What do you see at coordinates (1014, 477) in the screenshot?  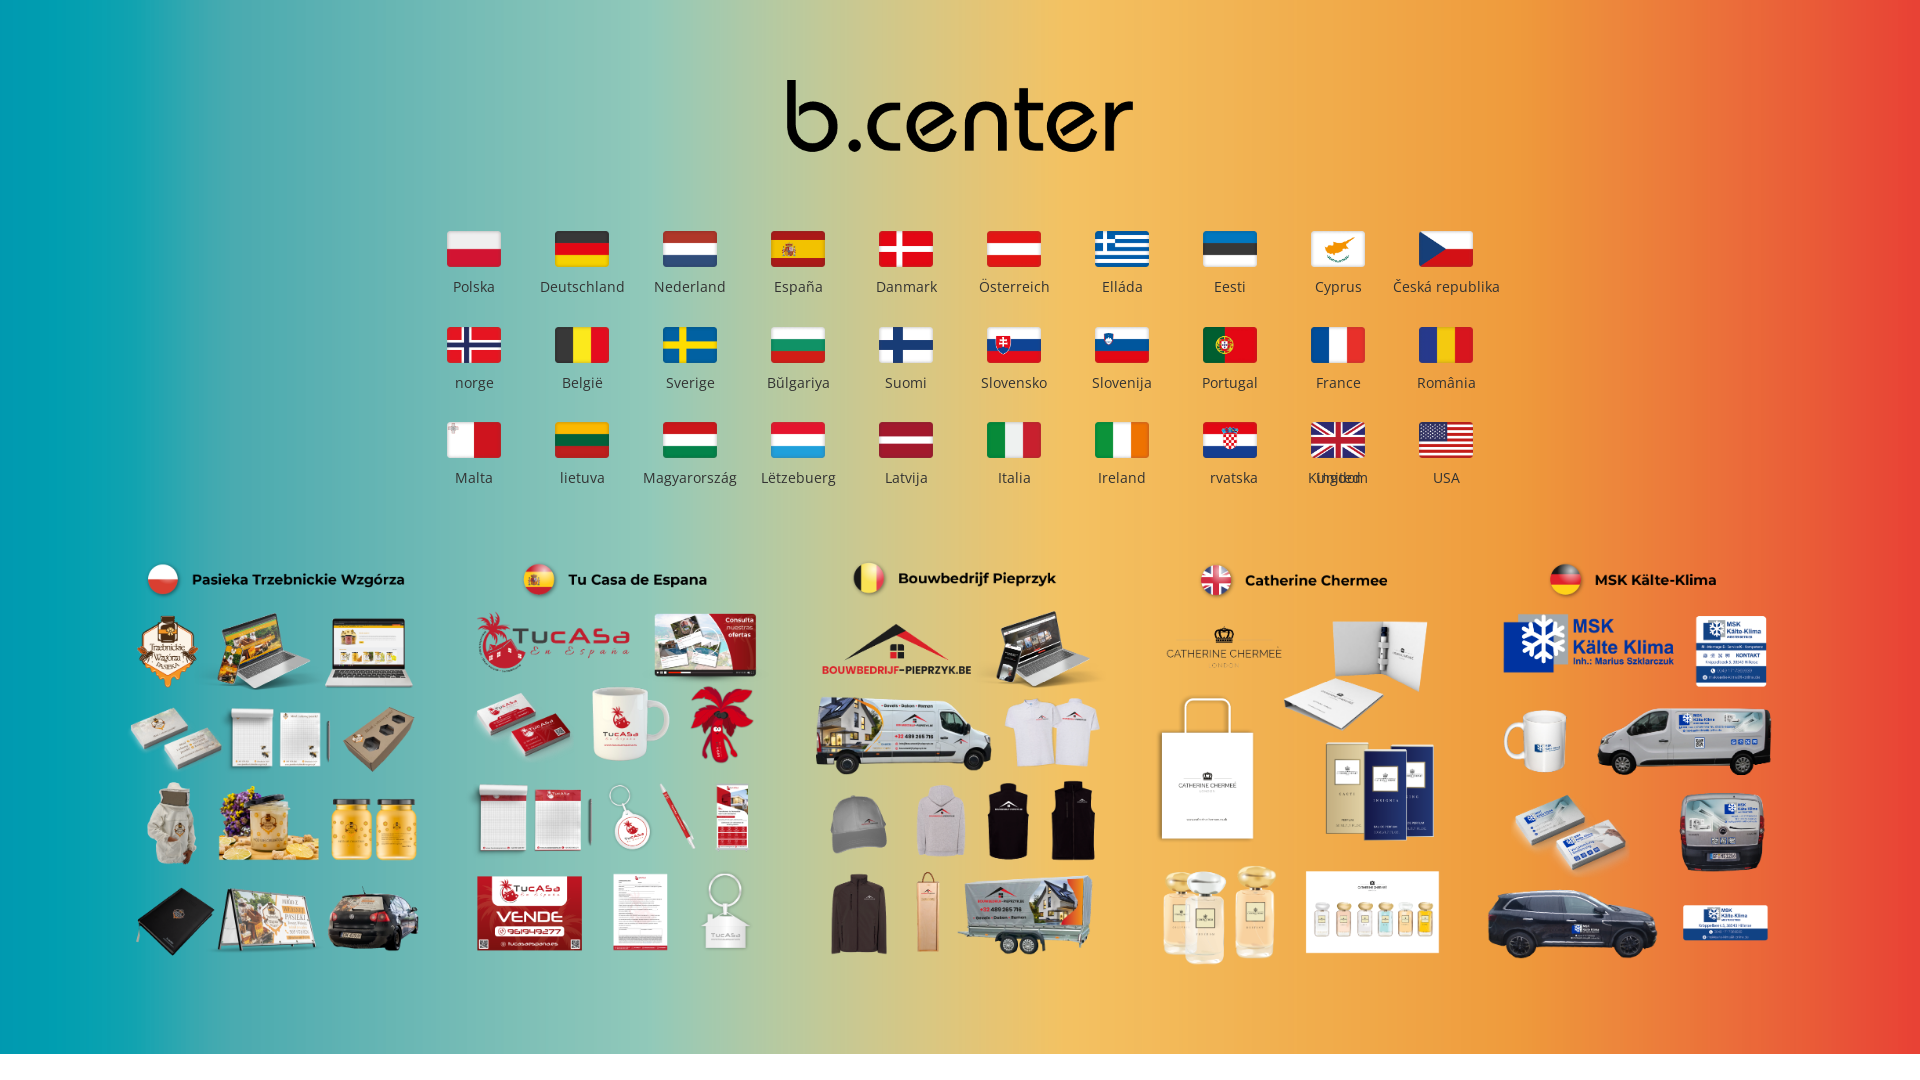 I see `'Italia'` at bounding box center [1014, 477].